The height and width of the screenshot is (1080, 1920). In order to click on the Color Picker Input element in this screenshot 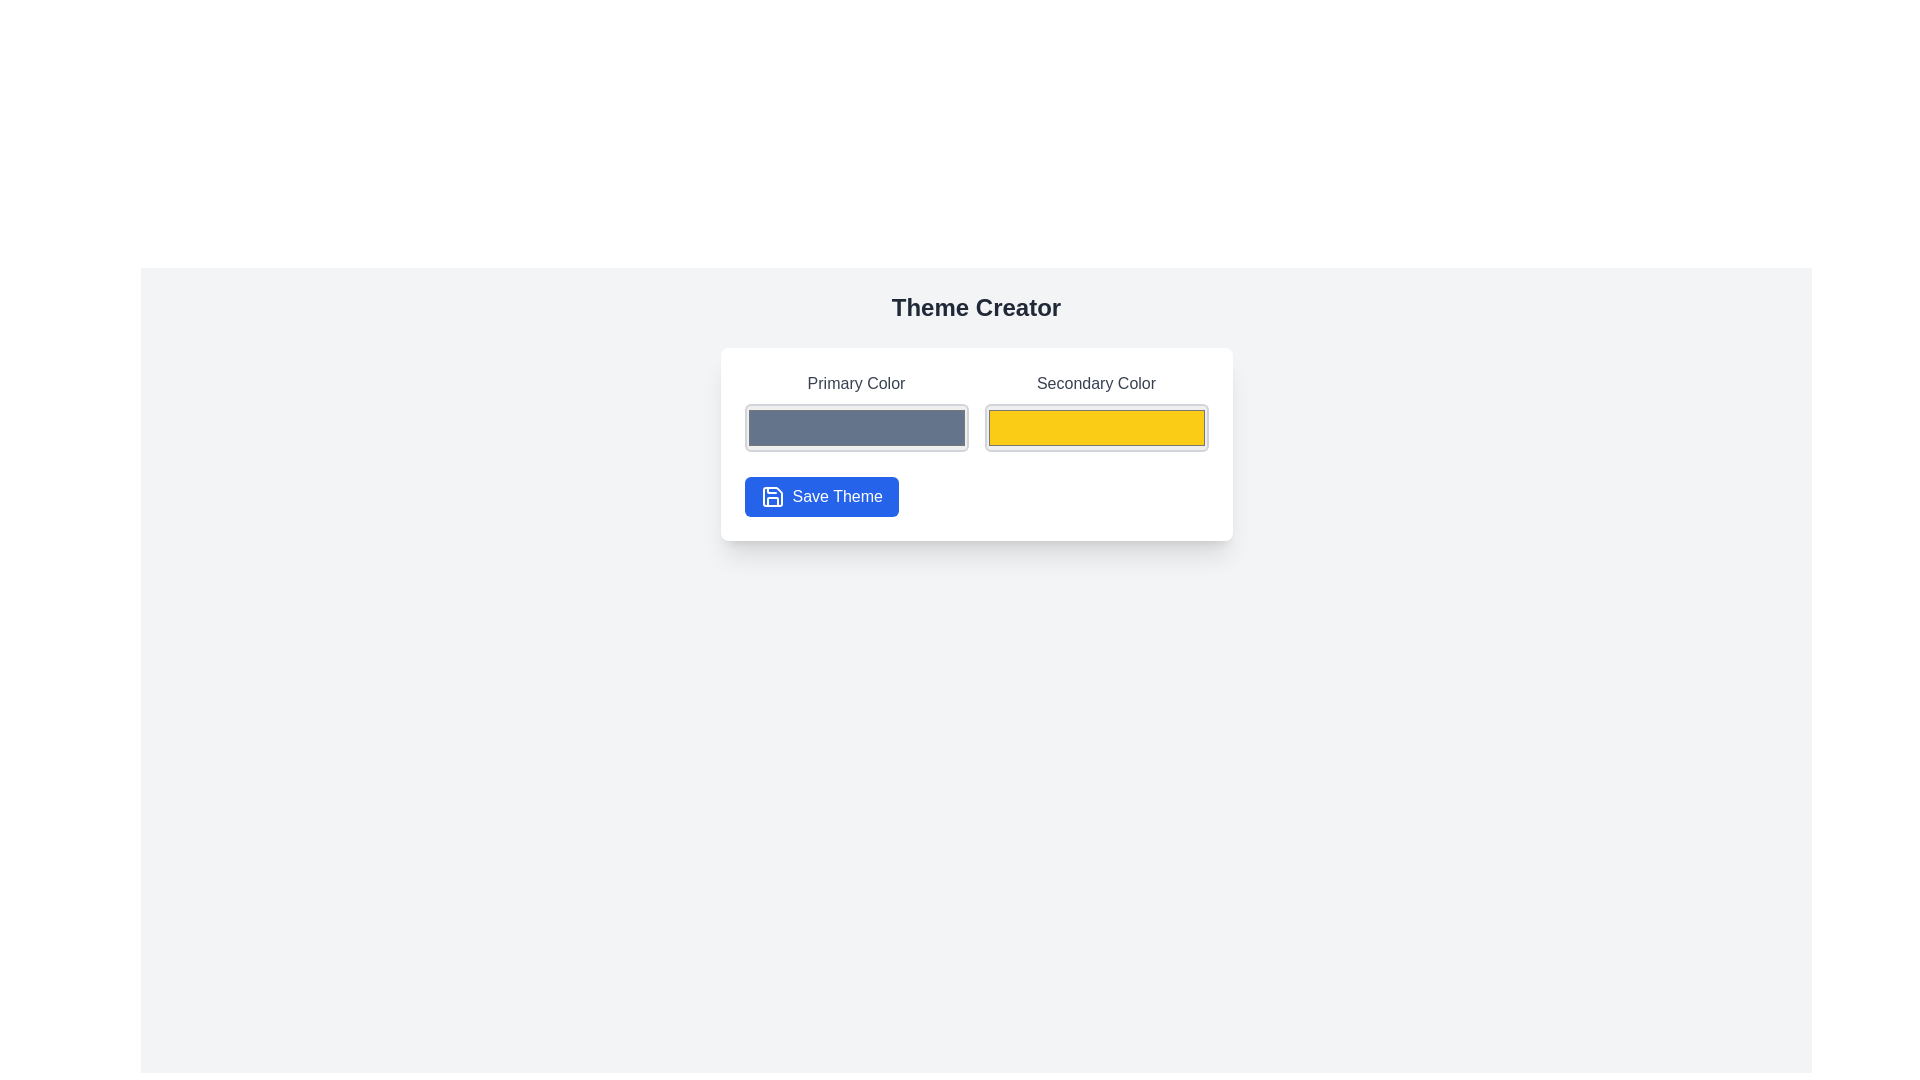, I will do `click(856, 411)`.